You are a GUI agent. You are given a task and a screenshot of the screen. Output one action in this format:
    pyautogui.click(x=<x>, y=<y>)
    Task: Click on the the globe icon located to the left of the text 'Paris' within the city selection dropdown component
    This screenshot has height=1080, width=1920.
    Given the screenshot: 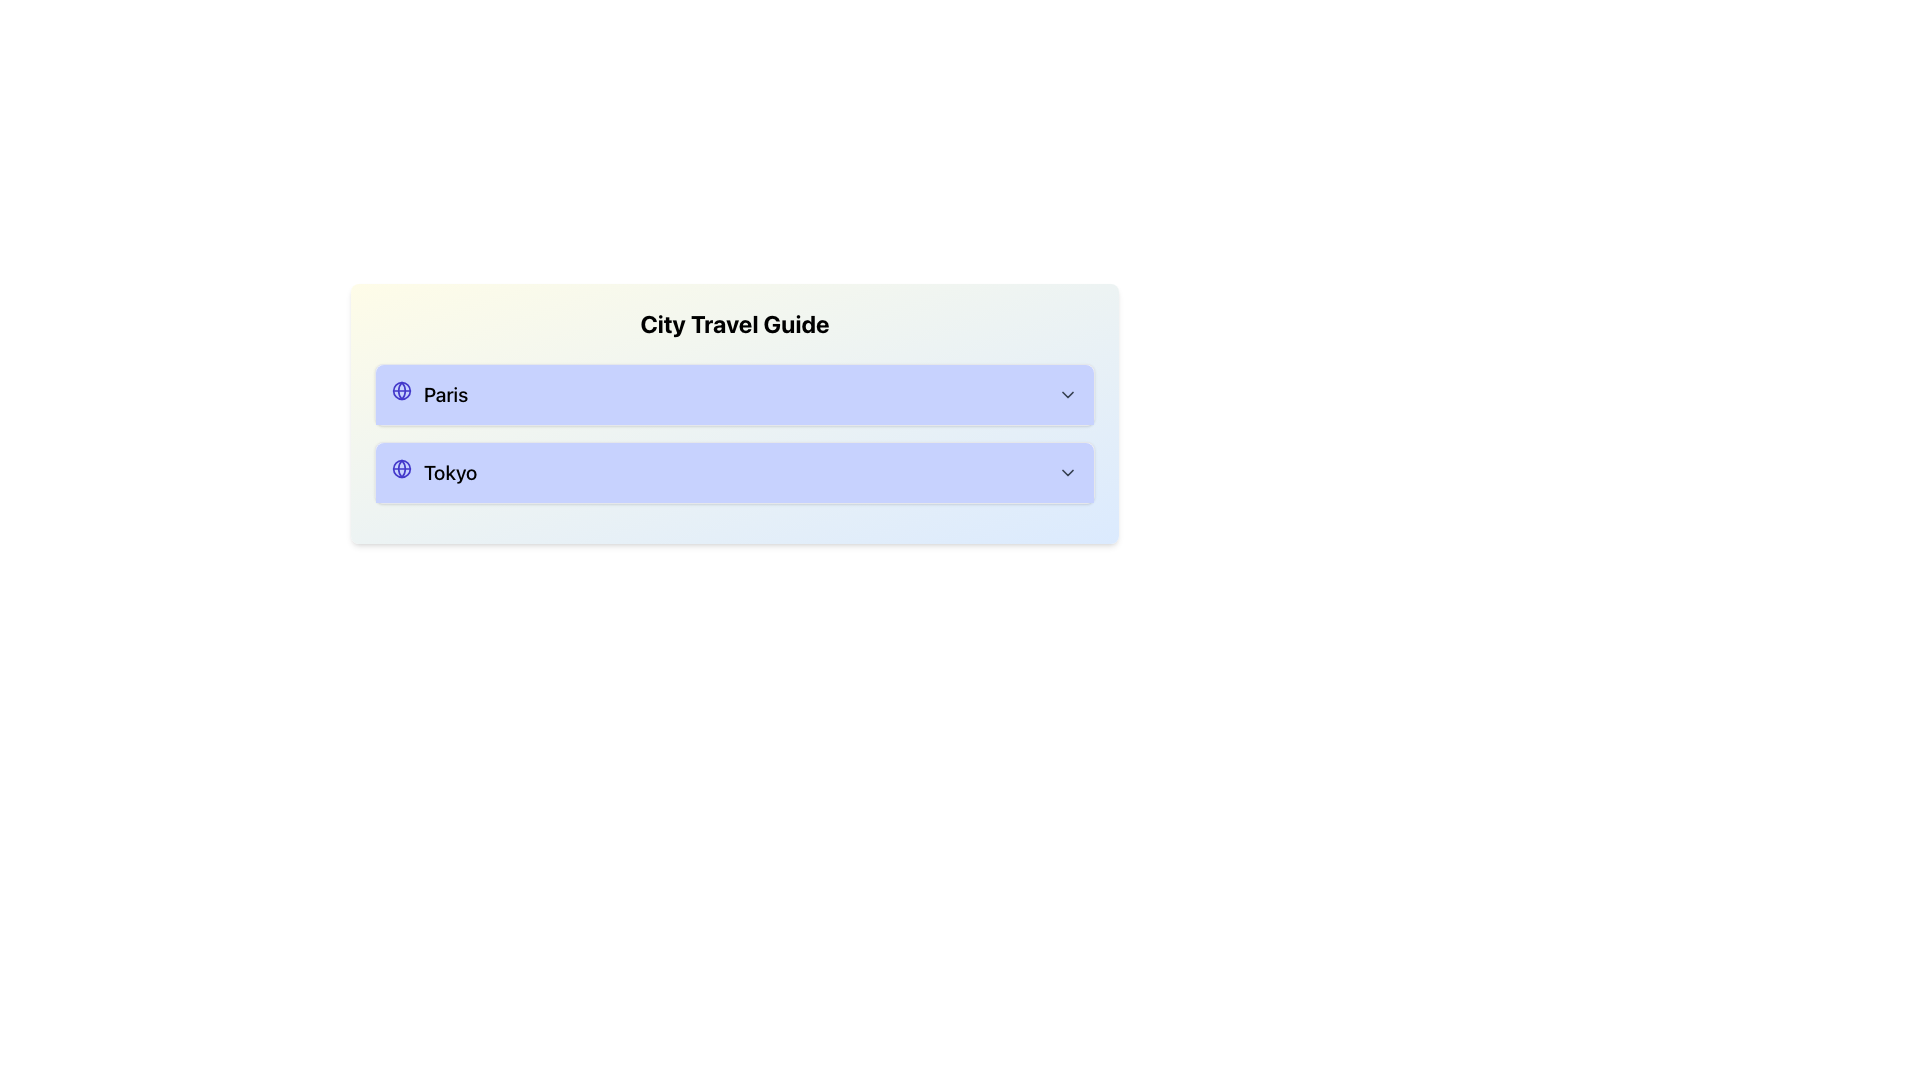 What is the action you would take?
    pyautogui.click(x=401, y=390)
    